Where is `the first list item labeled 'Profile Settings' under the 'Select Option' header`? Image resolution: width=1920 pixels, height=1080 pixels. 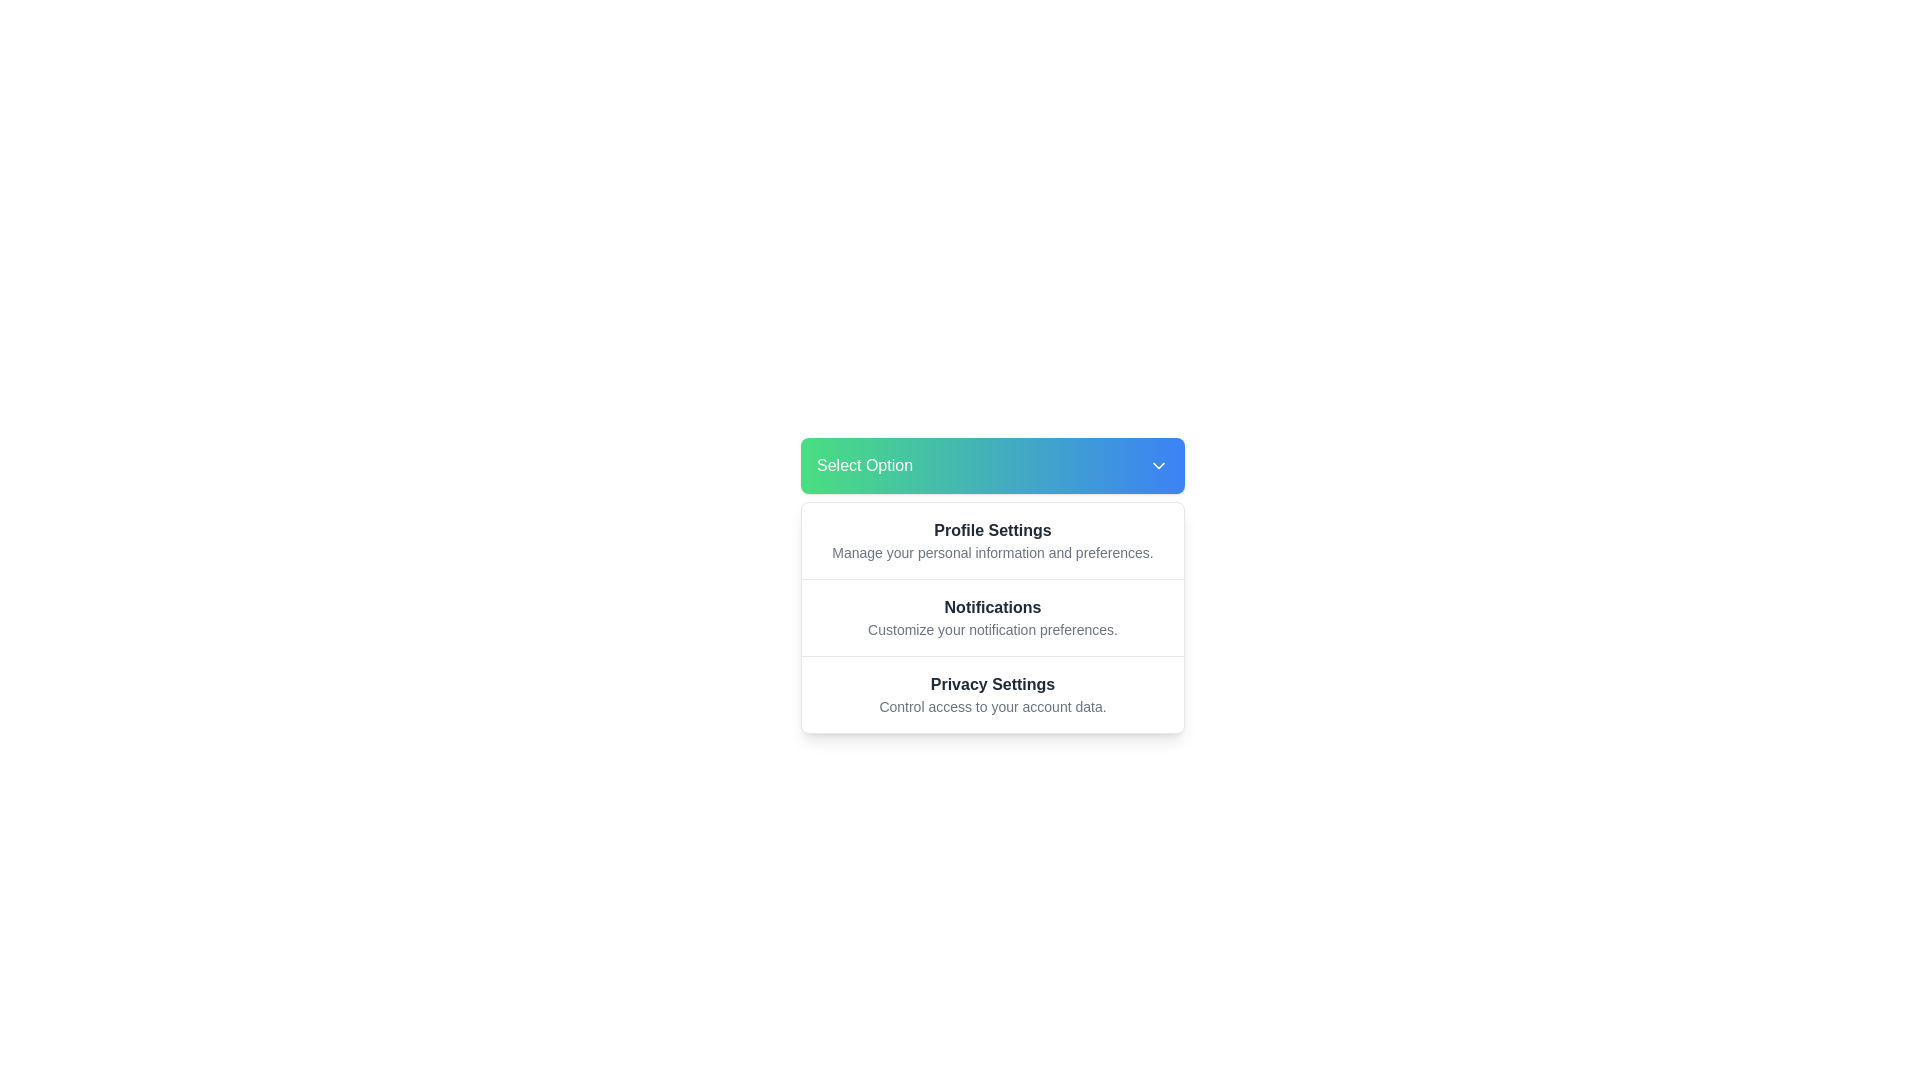 the first list item labeled 'Profile Settings' under the 'Select Option' header is located at coordinates (993, 540).